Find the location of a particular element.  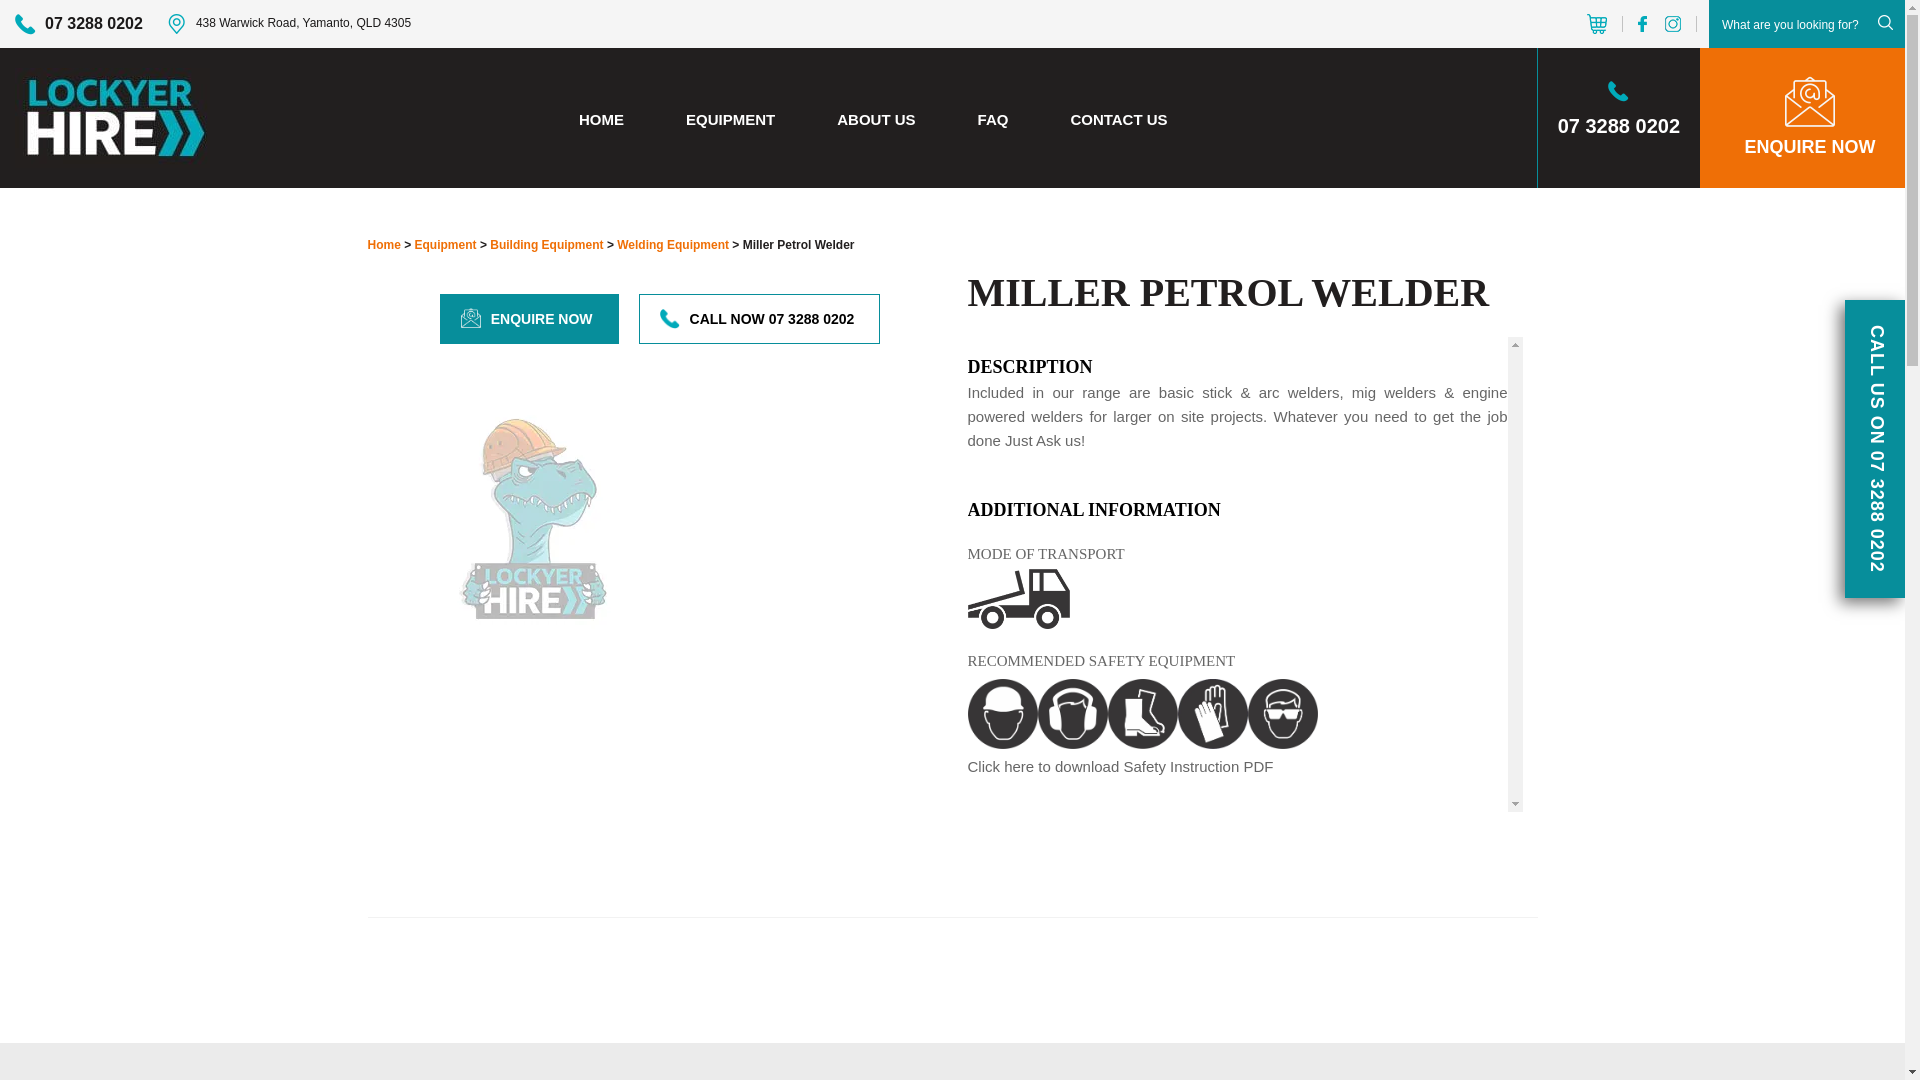

'FAQ' is located at coordinates (977, 119).